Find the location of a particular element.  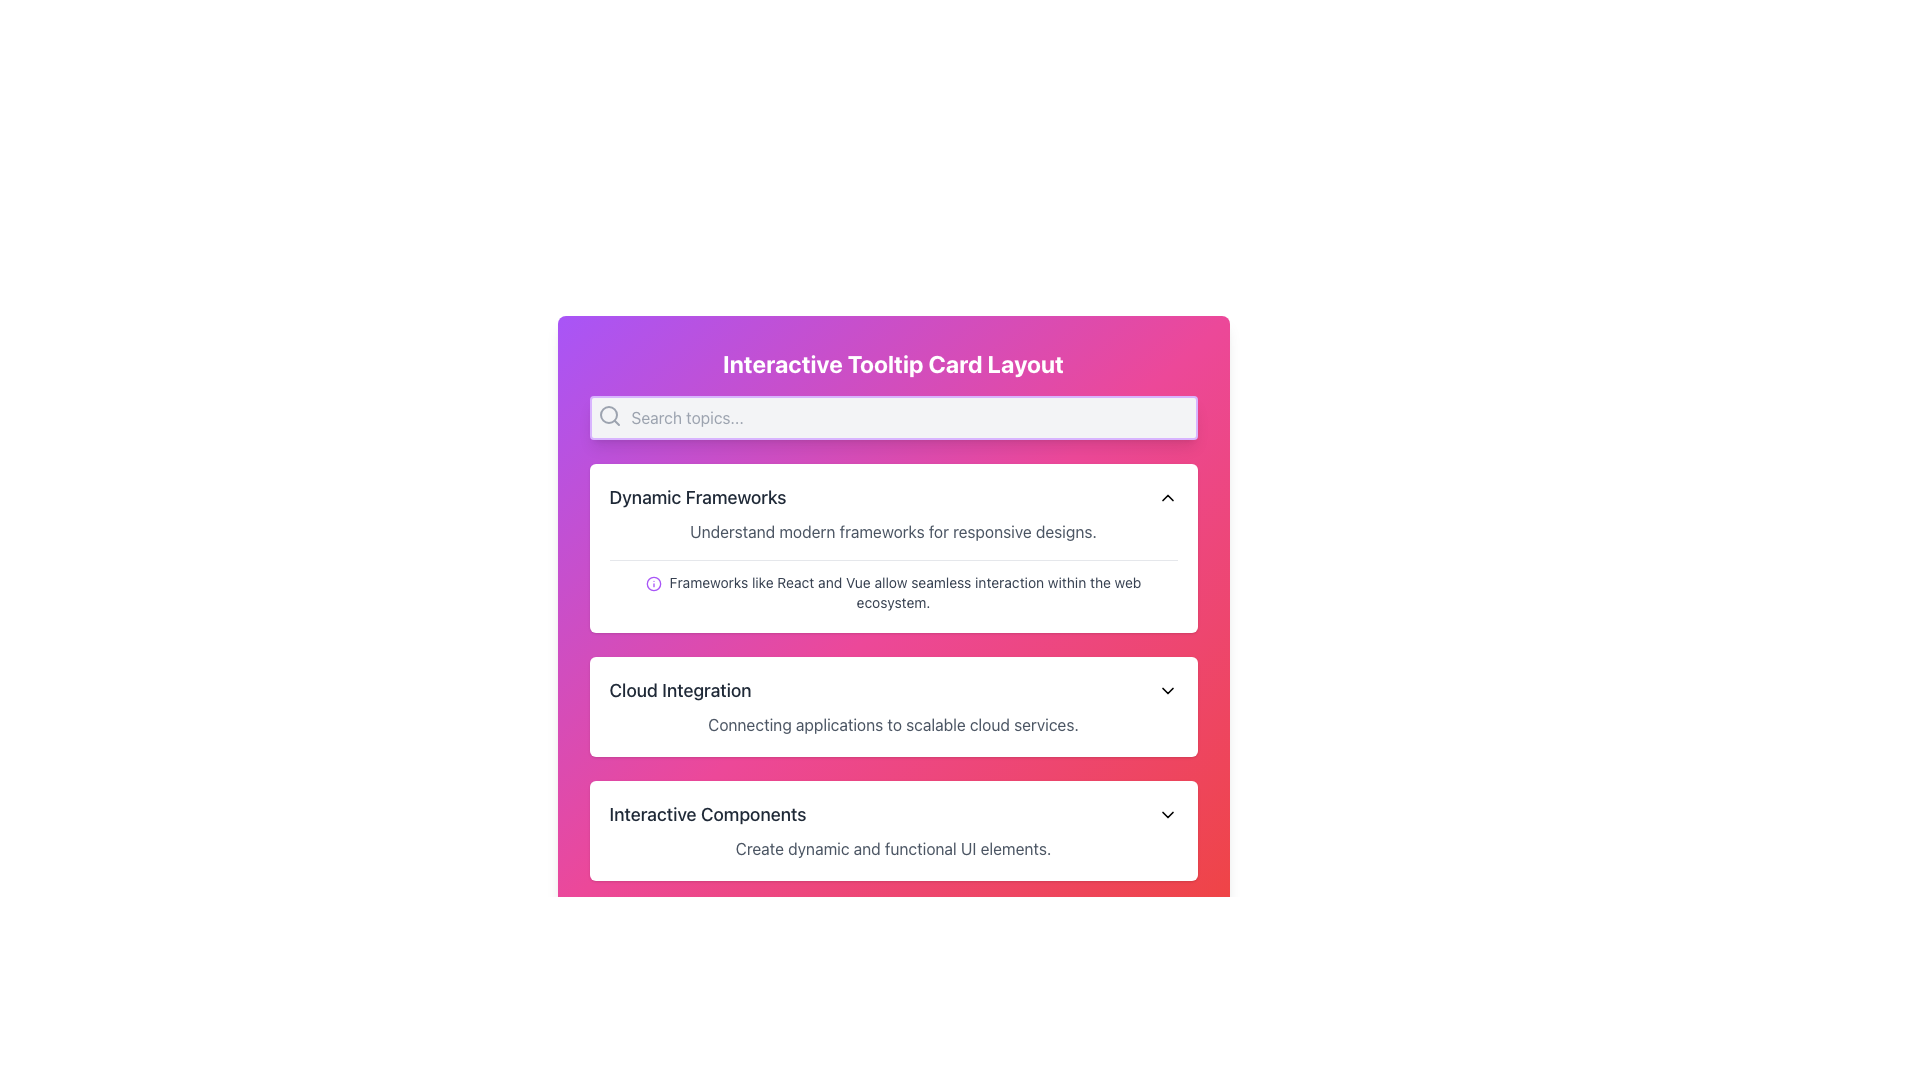

the chevron icon at the far-right side of the panel is located at coordinates (1167, 814).